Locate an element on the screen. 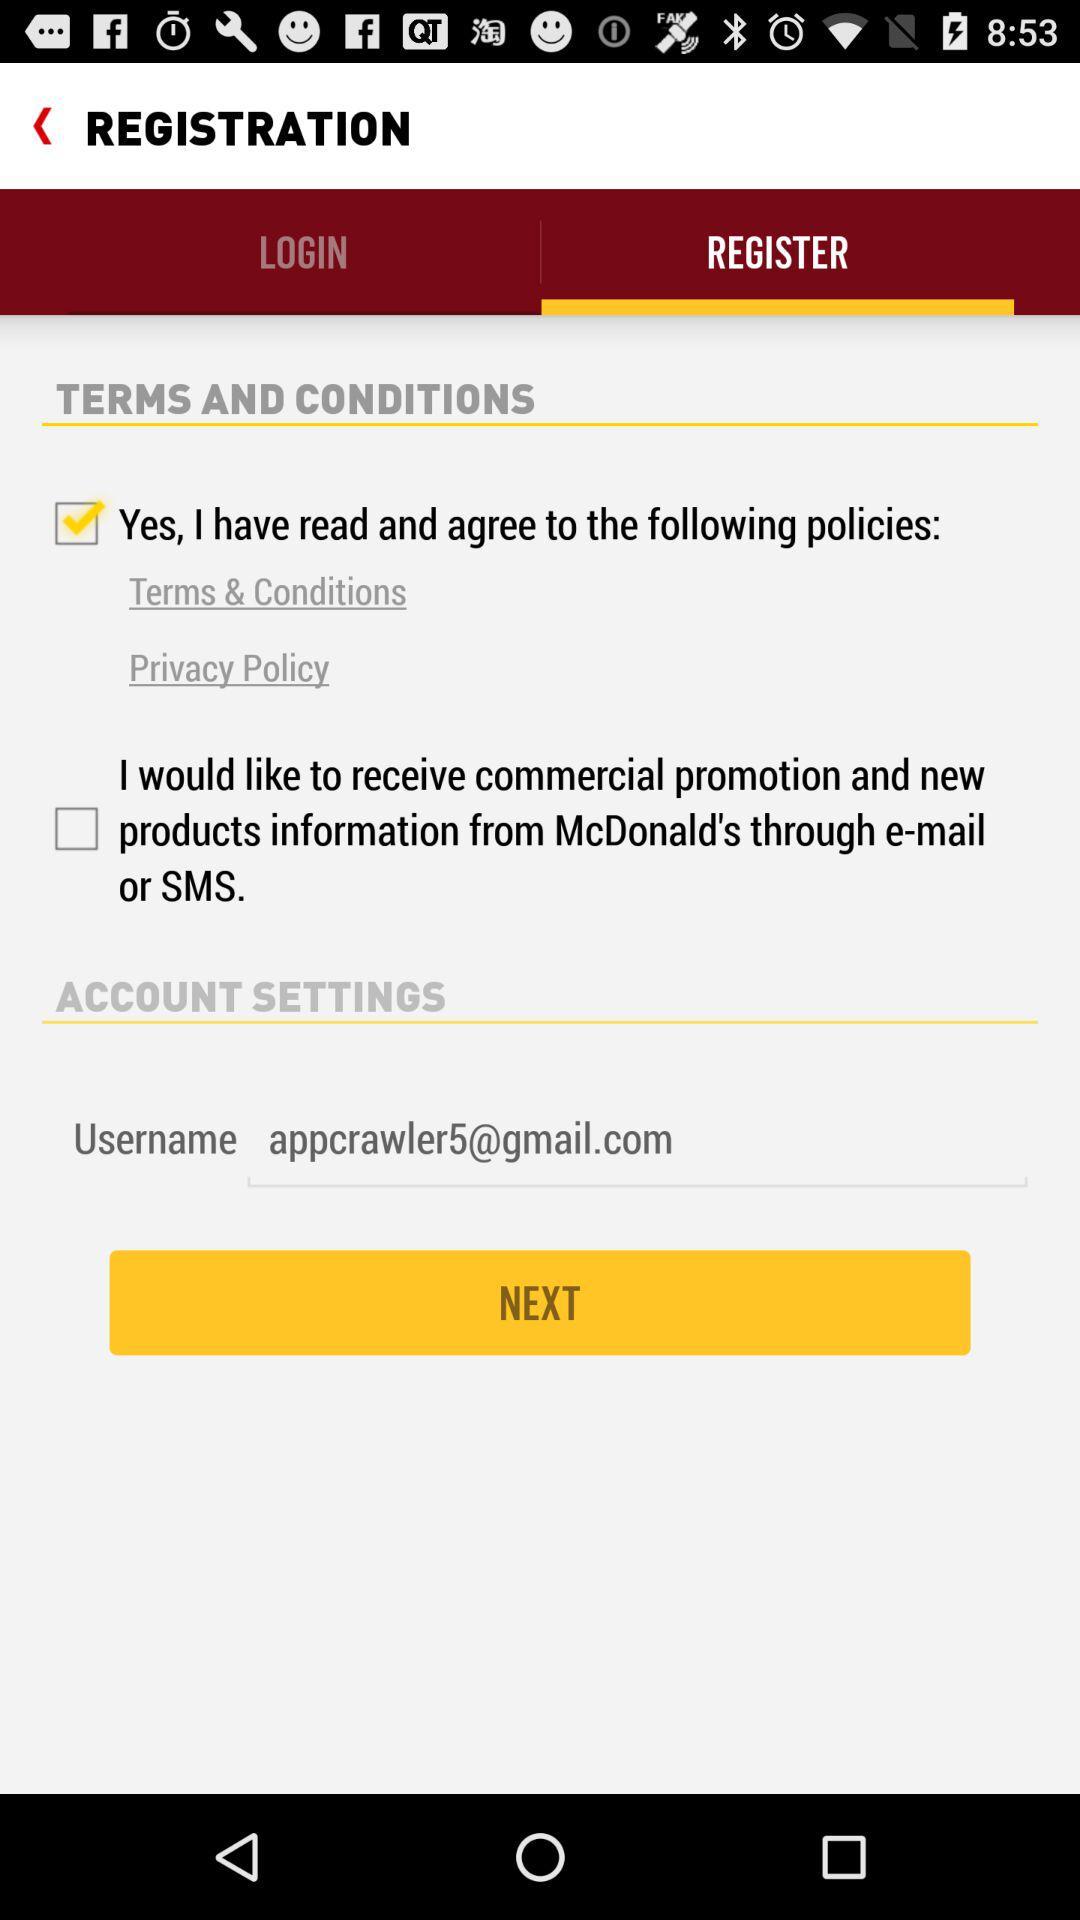 The height and width of the screenshot is (1920, 1080). privacy policy item is located at coordinates (228, 666).